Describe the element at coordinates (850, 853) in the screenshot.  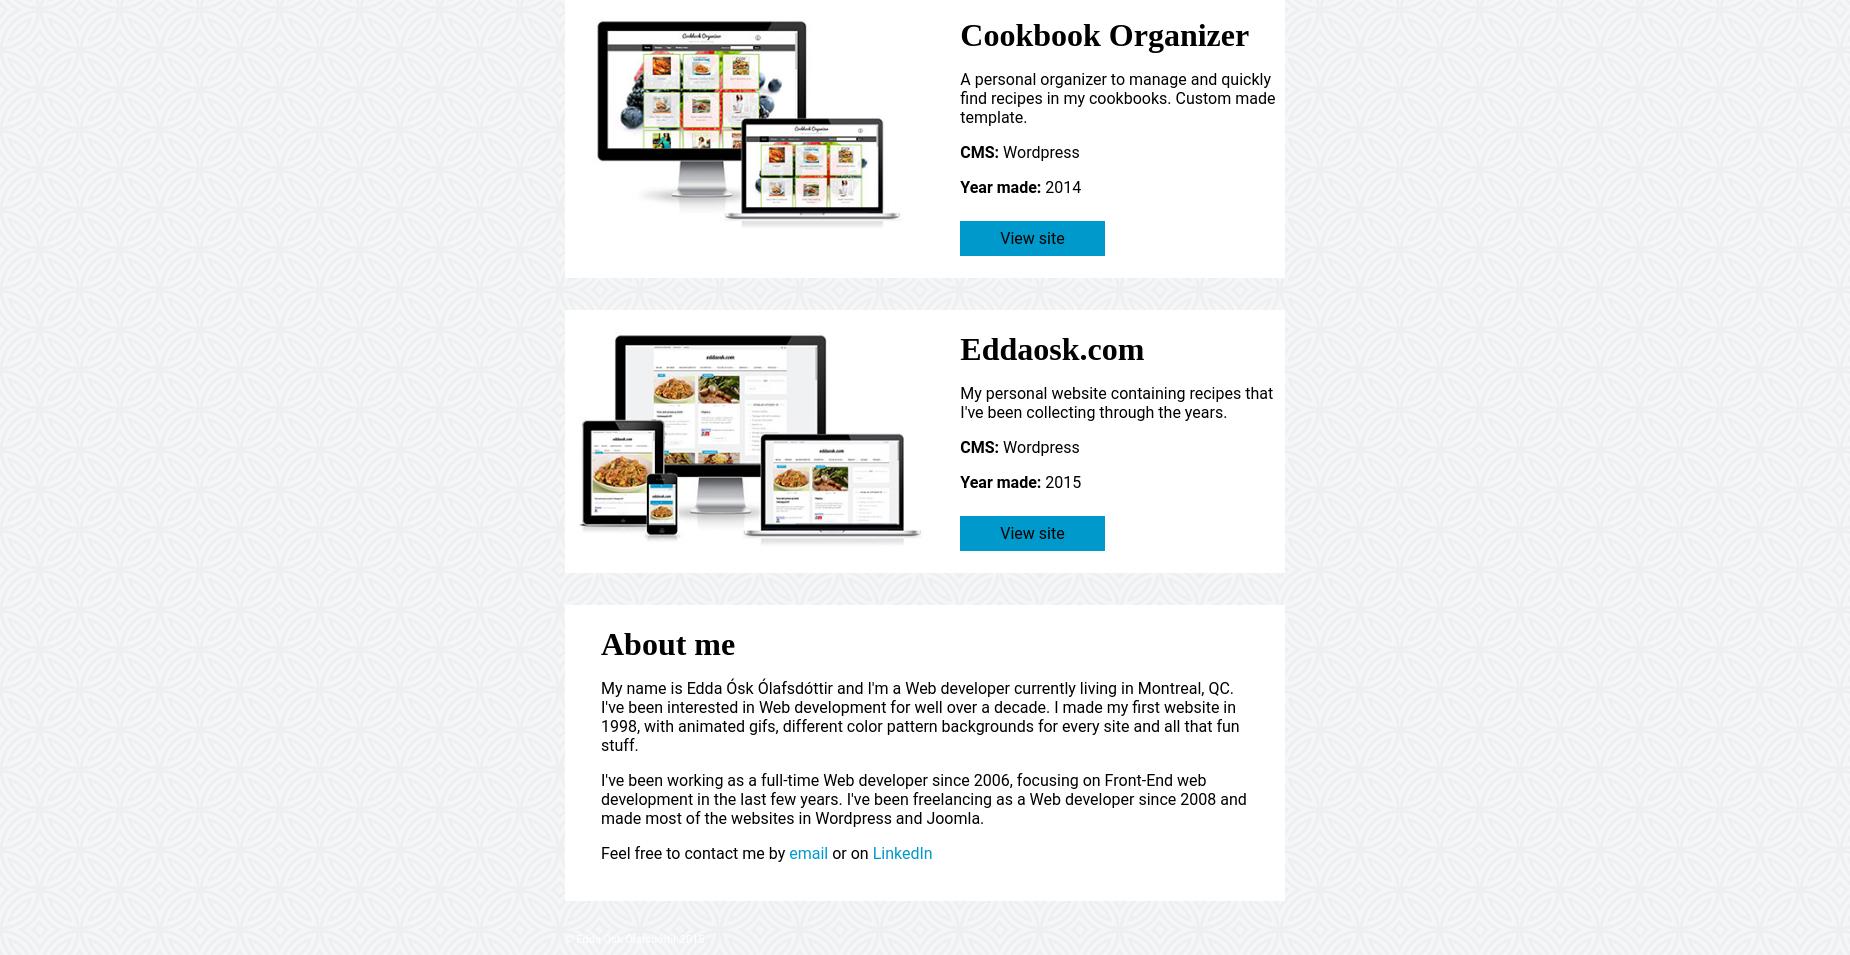
I see `'or on'` at that location.